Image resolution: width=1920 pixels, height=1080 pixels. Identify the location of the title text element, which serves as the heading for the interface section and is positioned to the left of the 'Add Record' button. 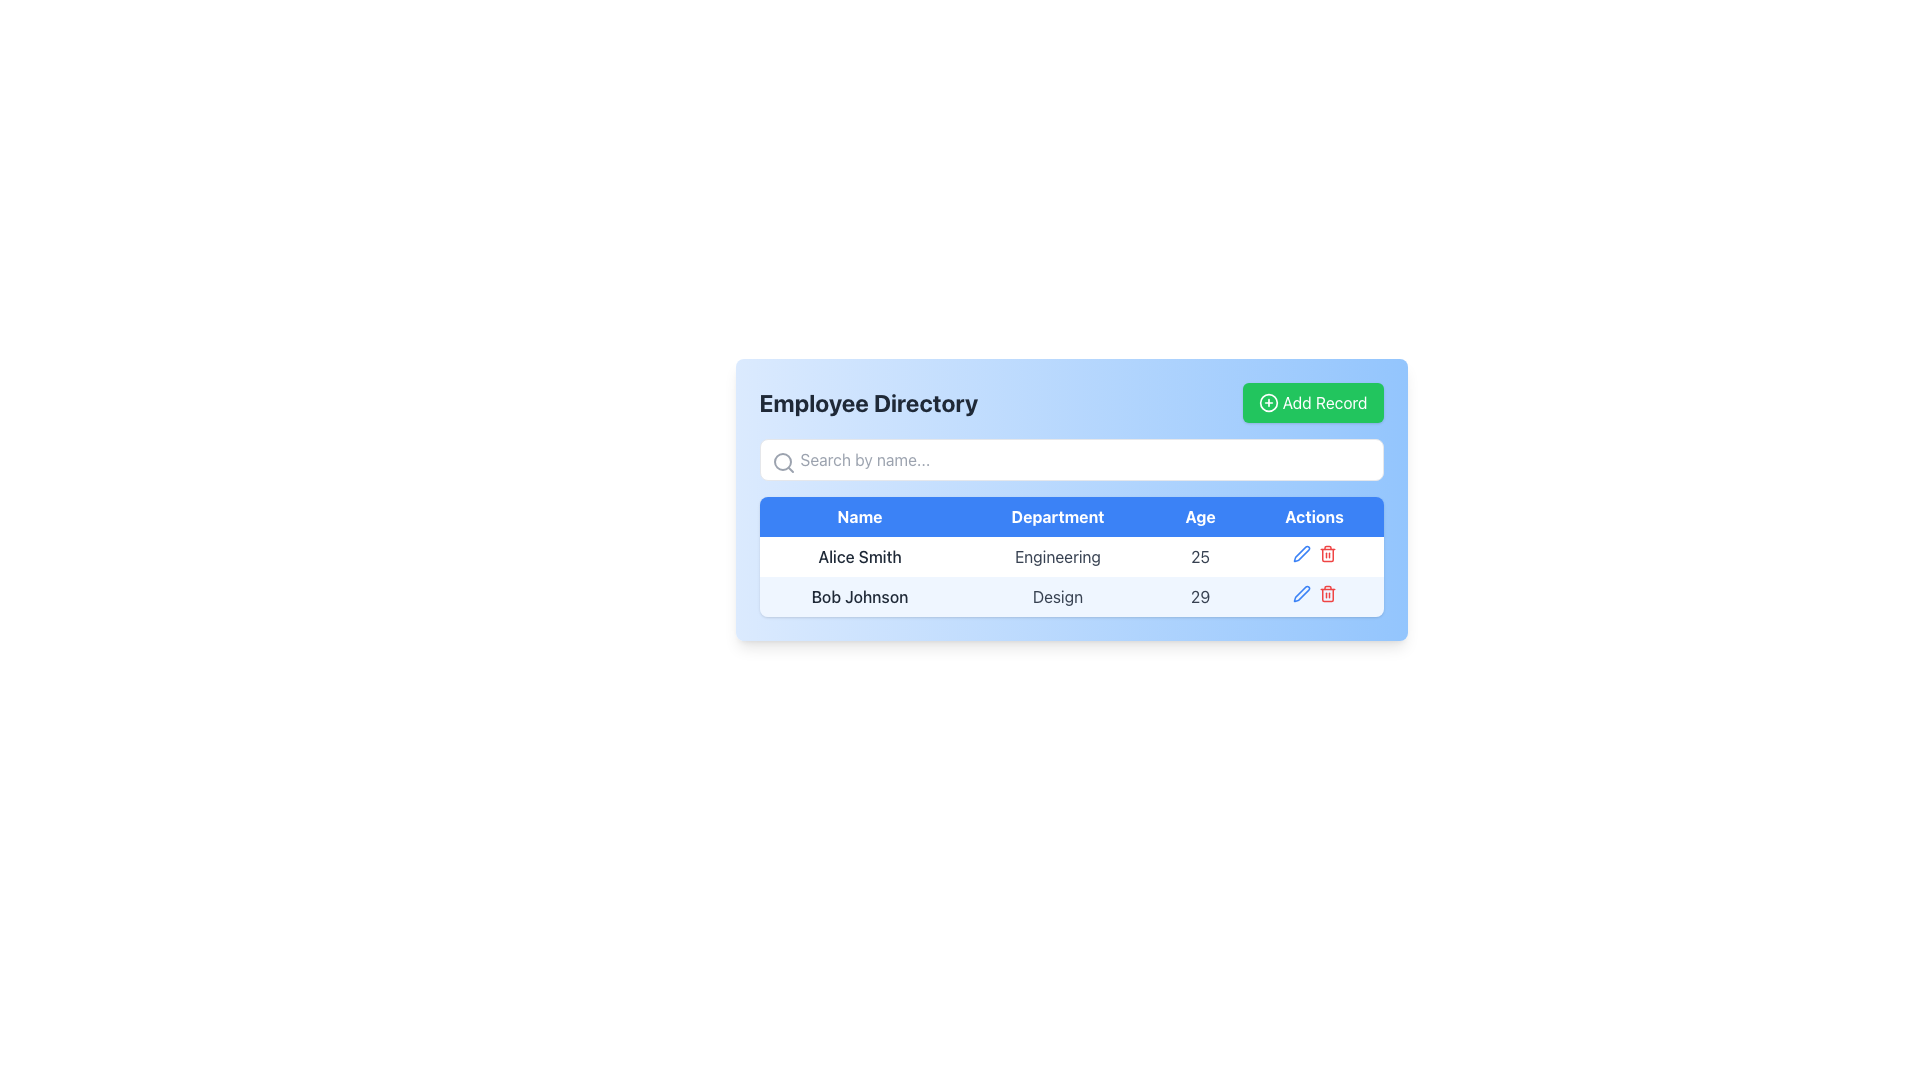
(868, 402).